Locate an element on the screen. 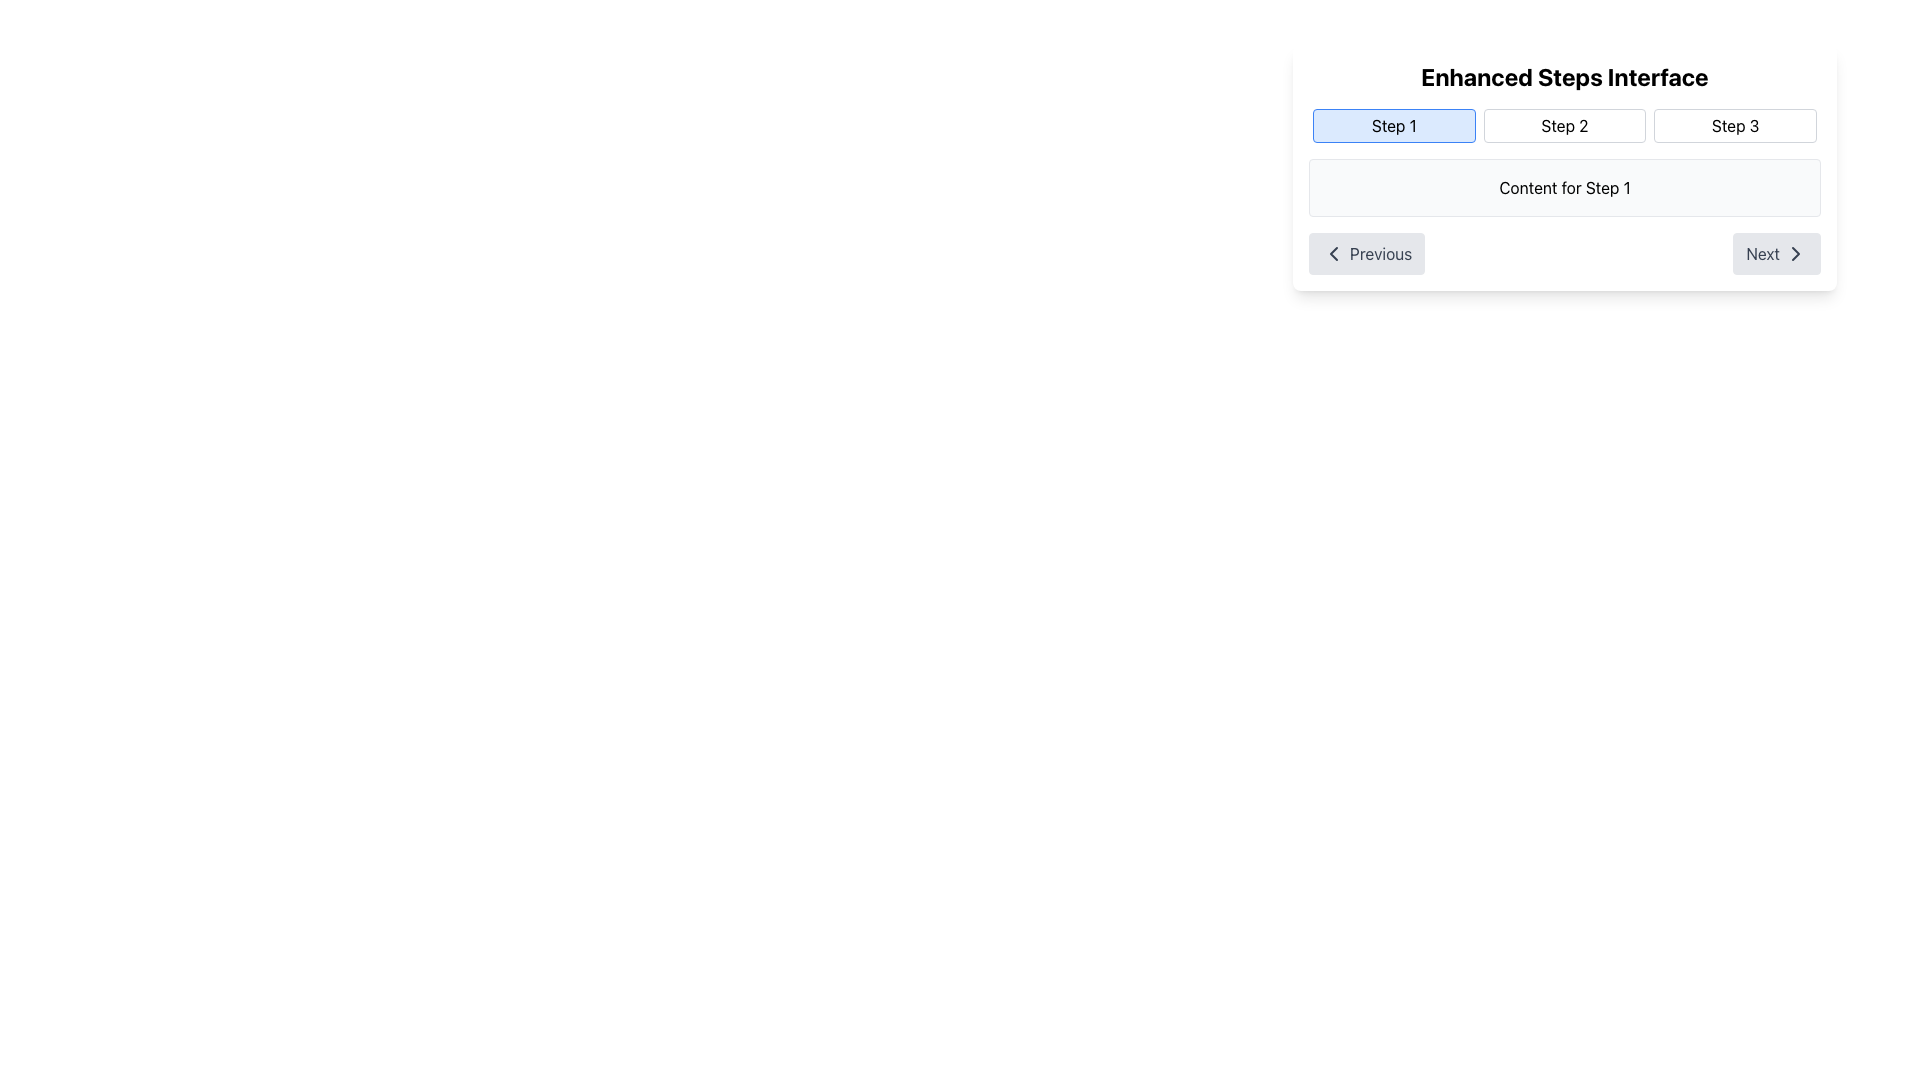 The width and height of the screenshot is (1920, 1080). the chevron icon located inside the 'Previous' button is located at coordinates (1334, 253).